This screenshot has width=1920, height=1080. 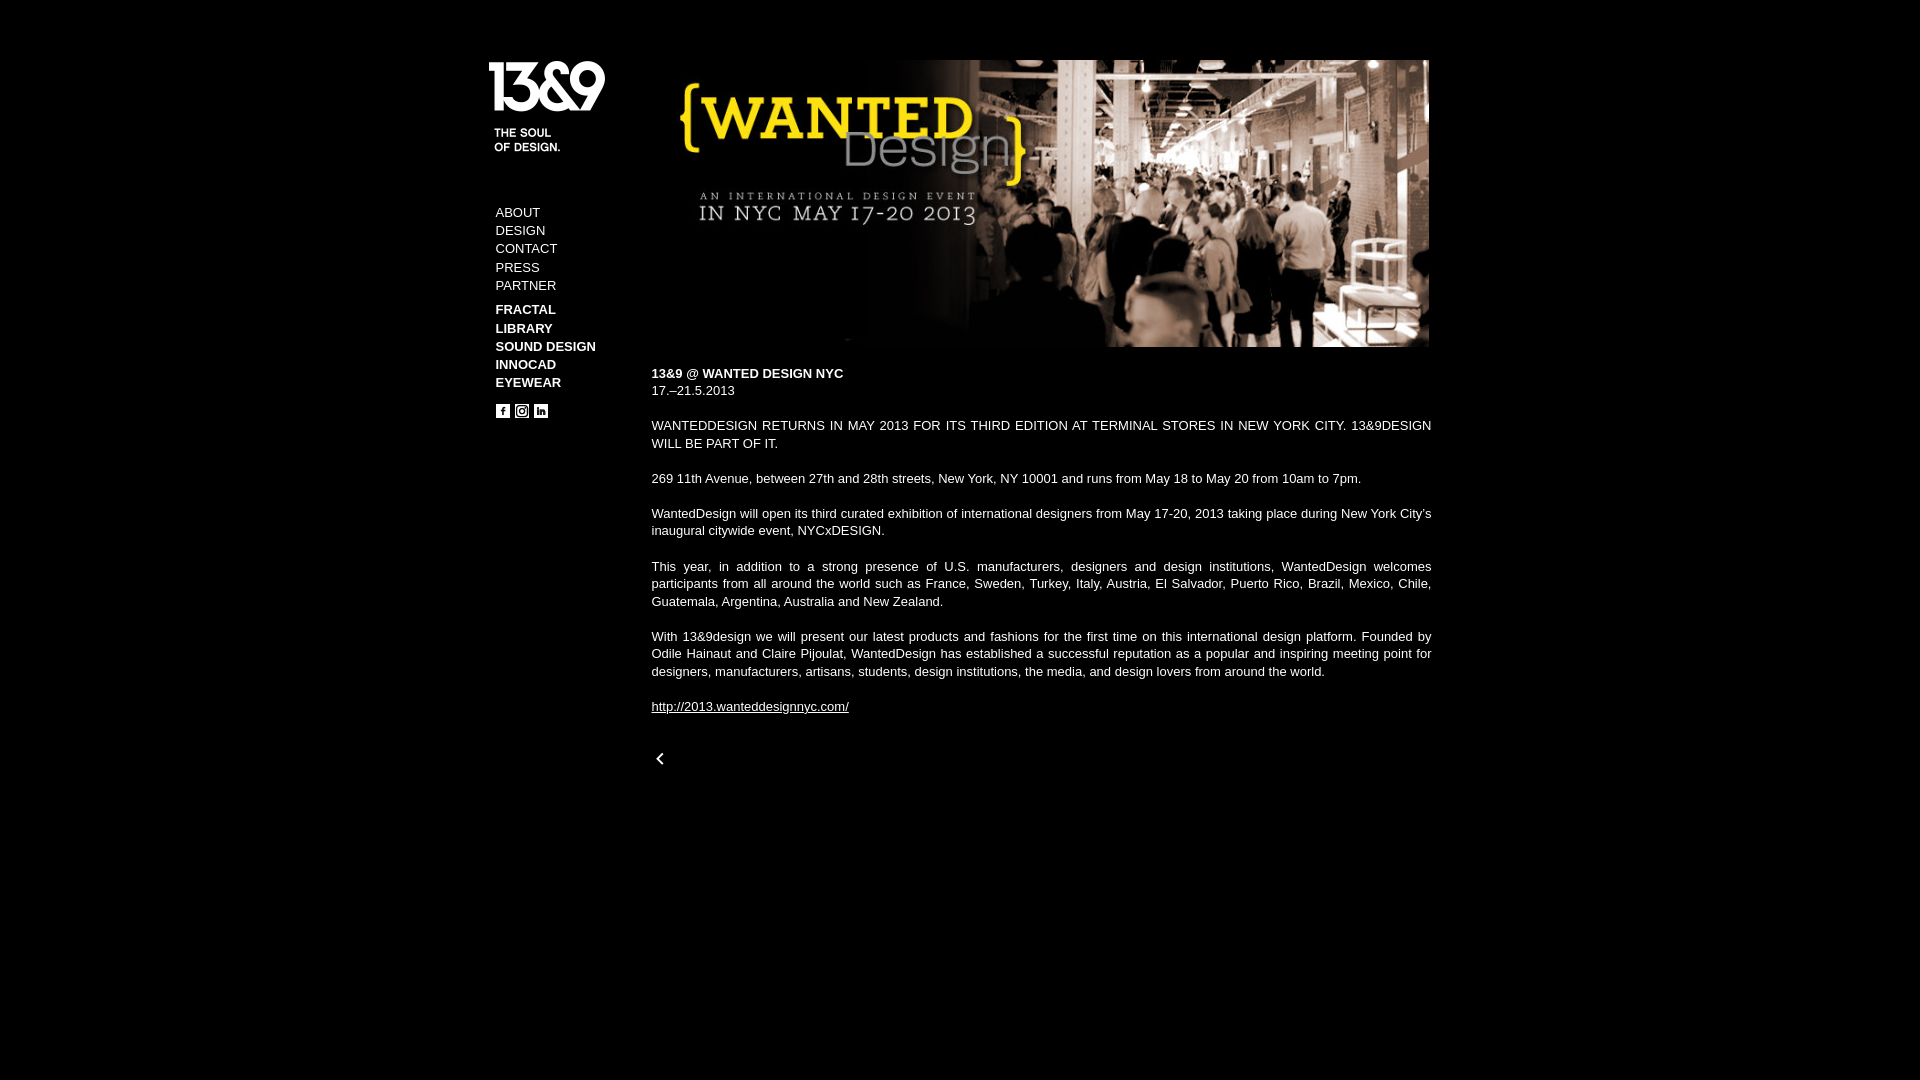 What do you see at coordinates (495, 212) in the screenshot?
I see `'ABOUT'` at bounding box center [495, 212].